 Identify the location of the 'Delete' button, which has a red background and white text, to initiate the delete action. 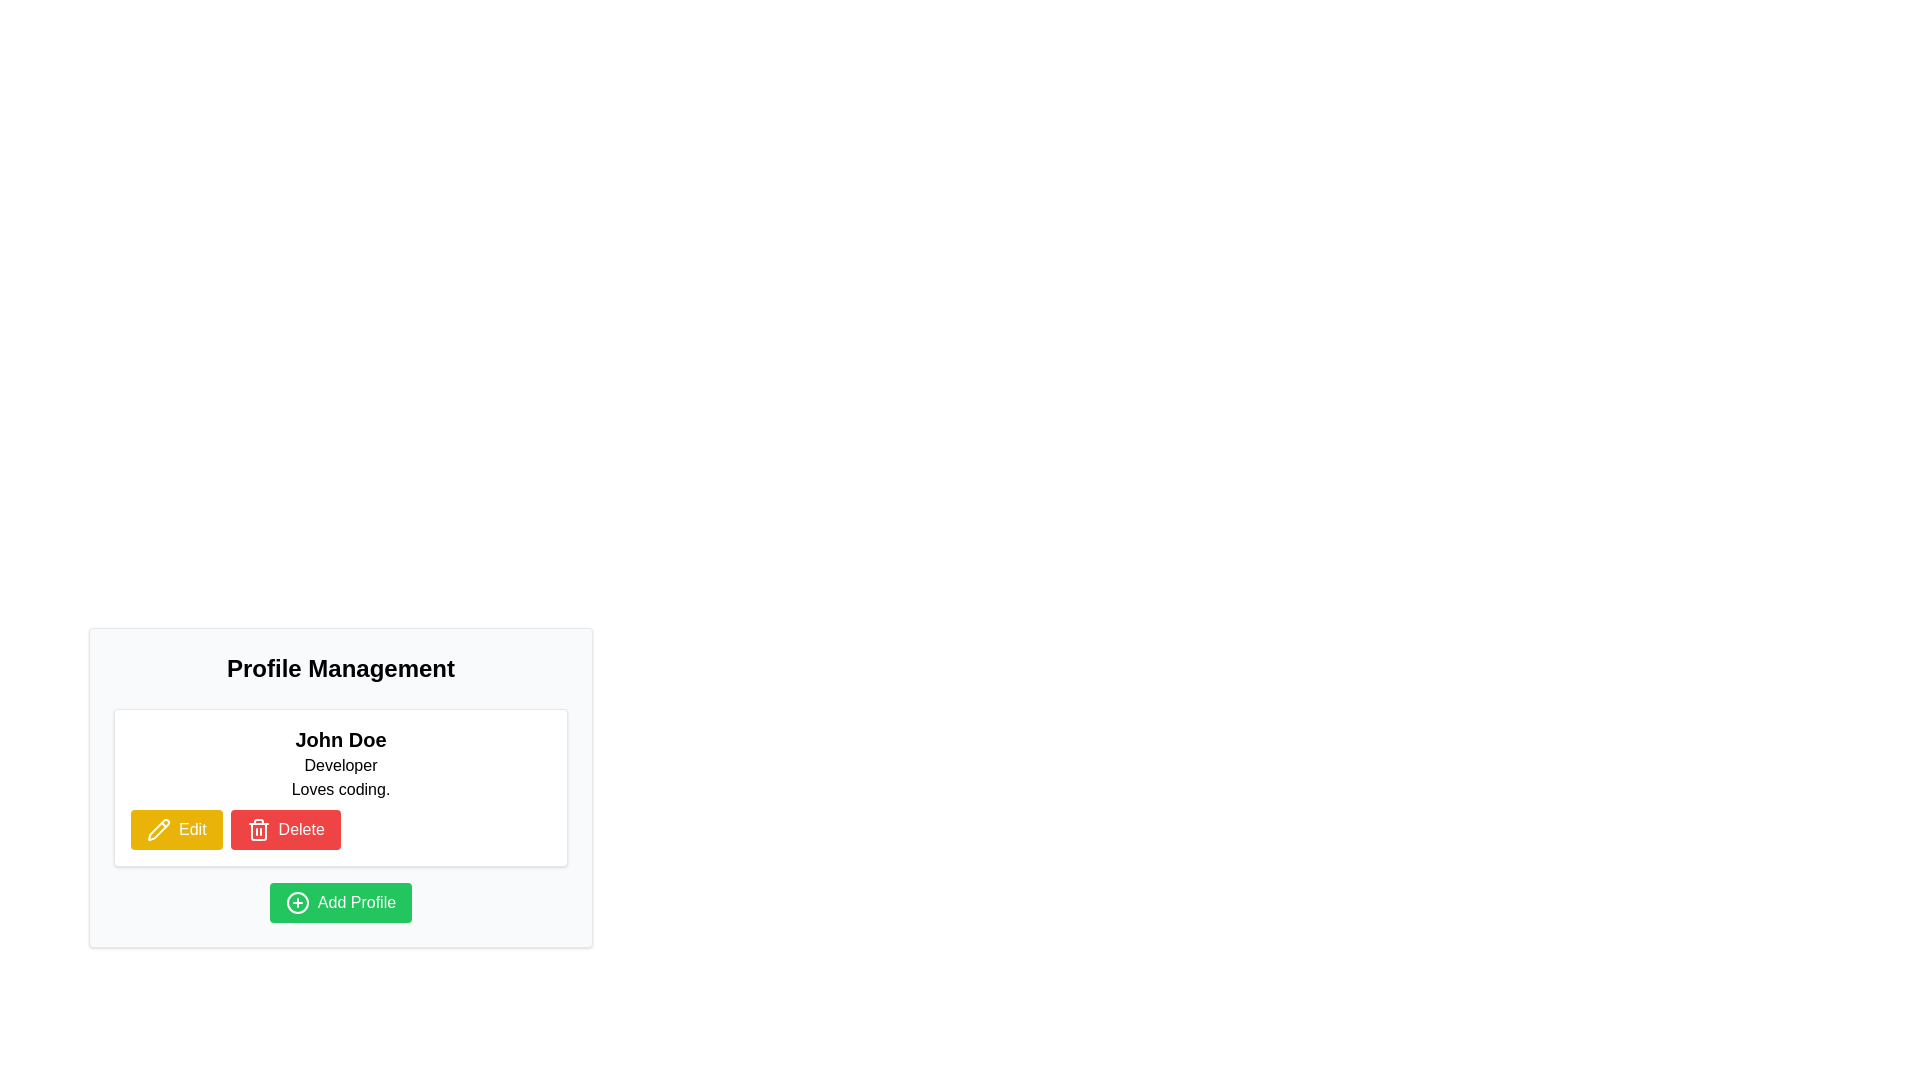
(284, 829).